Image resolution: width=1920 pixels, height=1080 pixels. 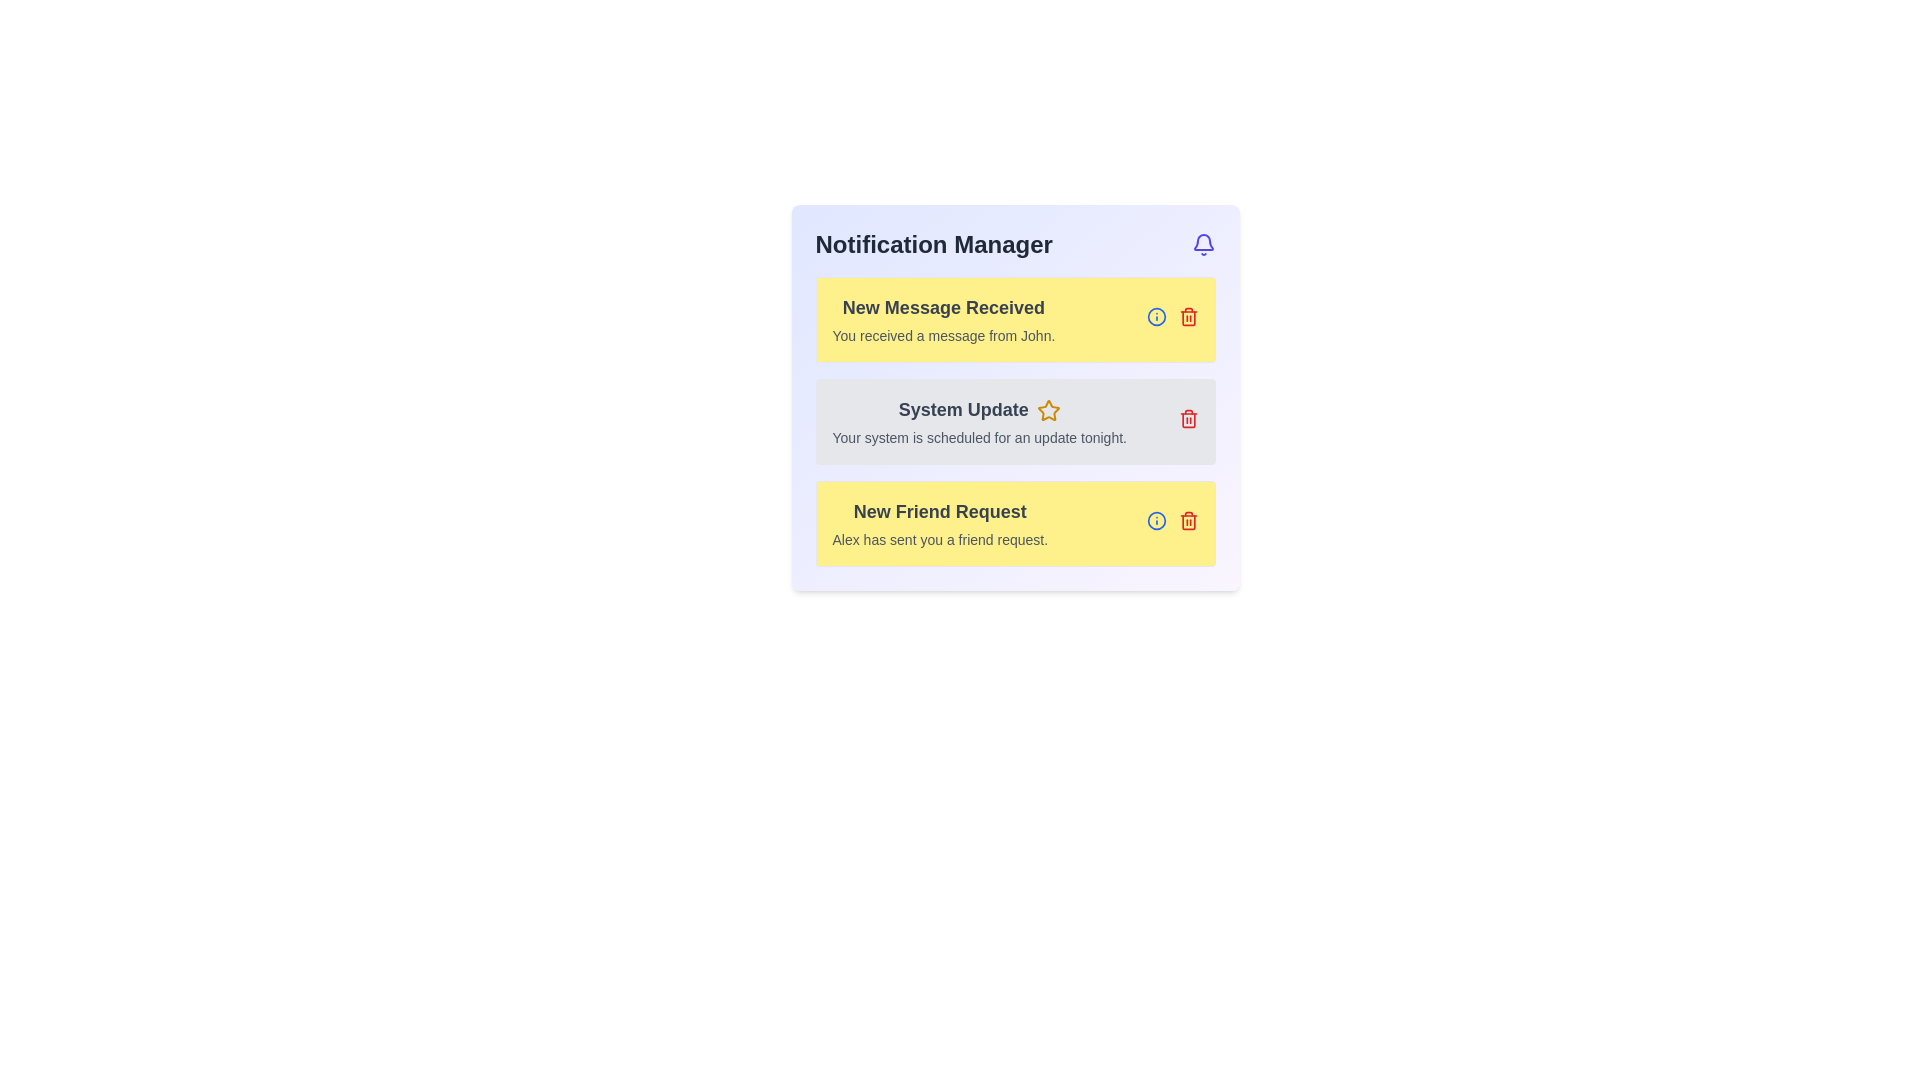 What do you see at coordinates (1188, 315) in the screenshot?
I see `the trash icon located at the top-right of the 'New Message Received' notification card in the 'Notification Manager' section` at bounding box center [1188, 315].